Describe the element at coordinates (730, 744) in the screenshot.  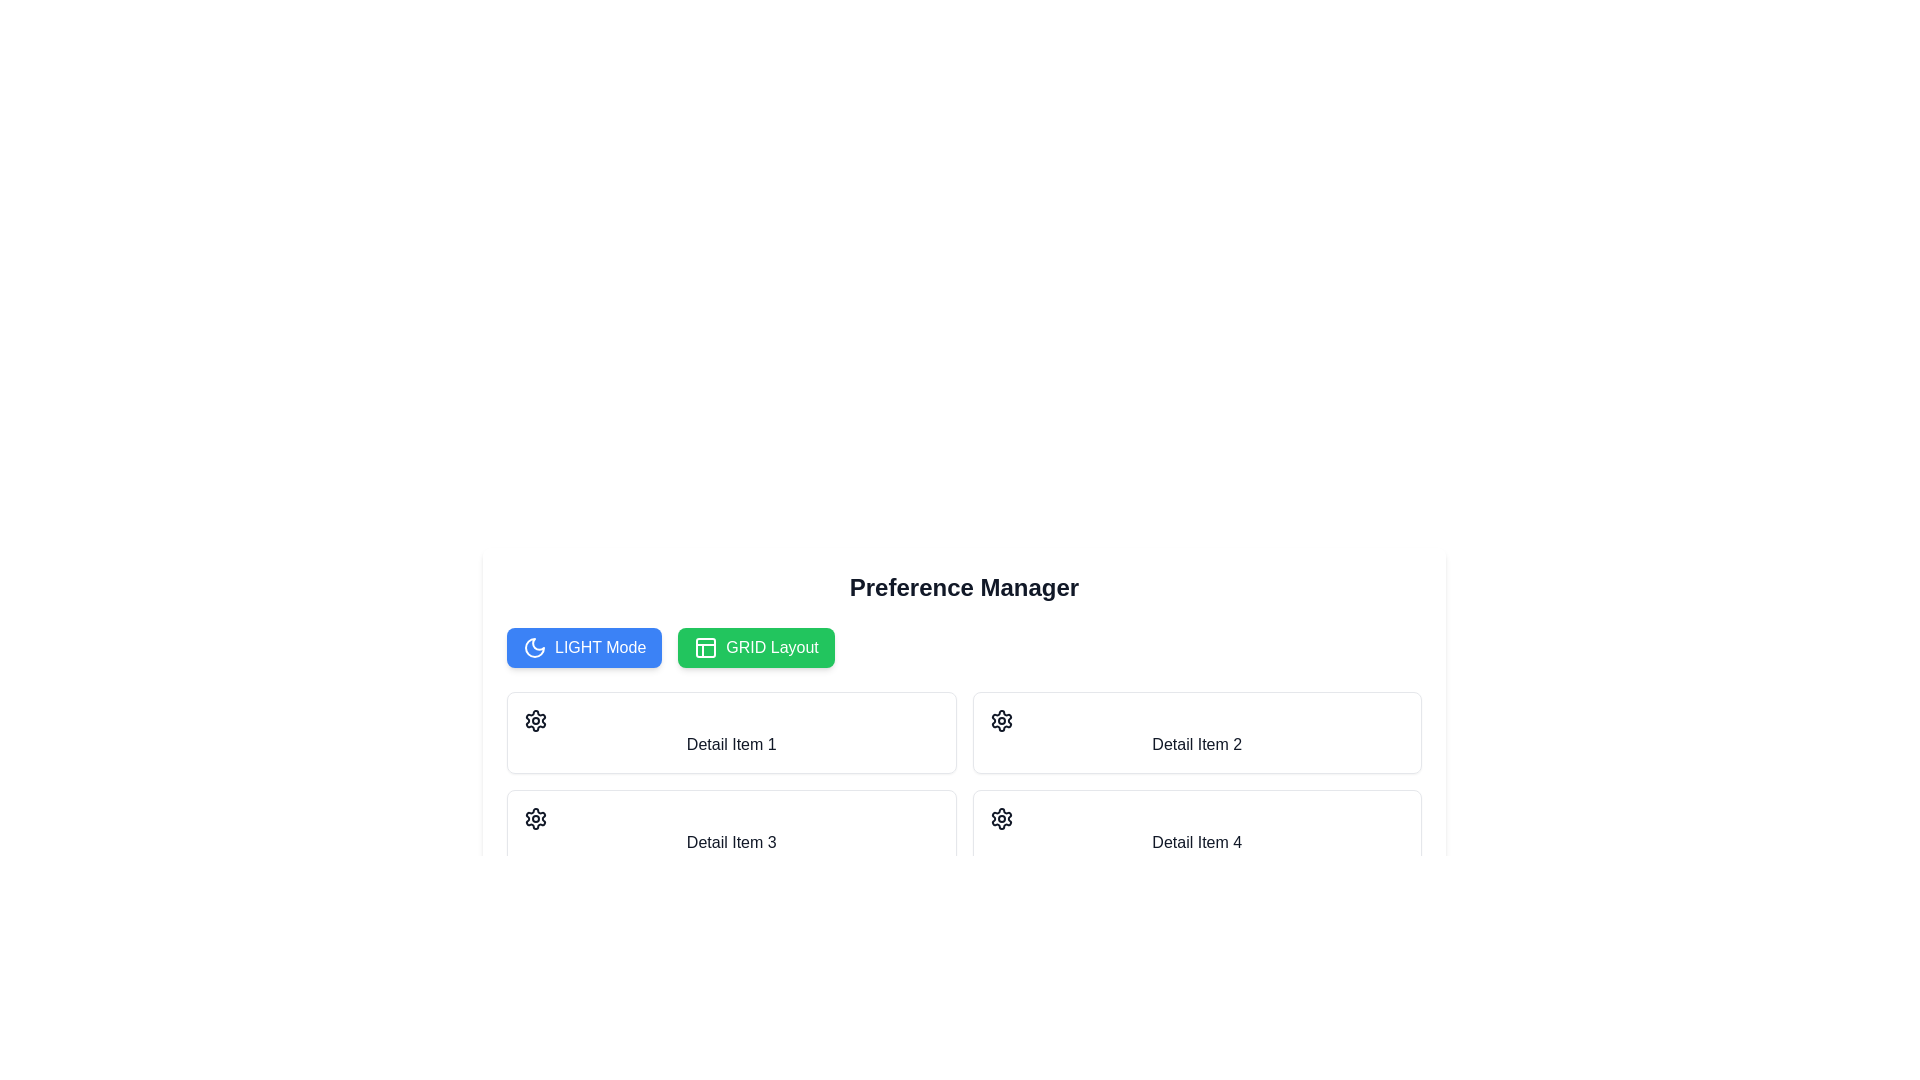
I see `the text label located in the upper-left tile of a 2x2 grid layout, positioned just beneath the header section` at that location.